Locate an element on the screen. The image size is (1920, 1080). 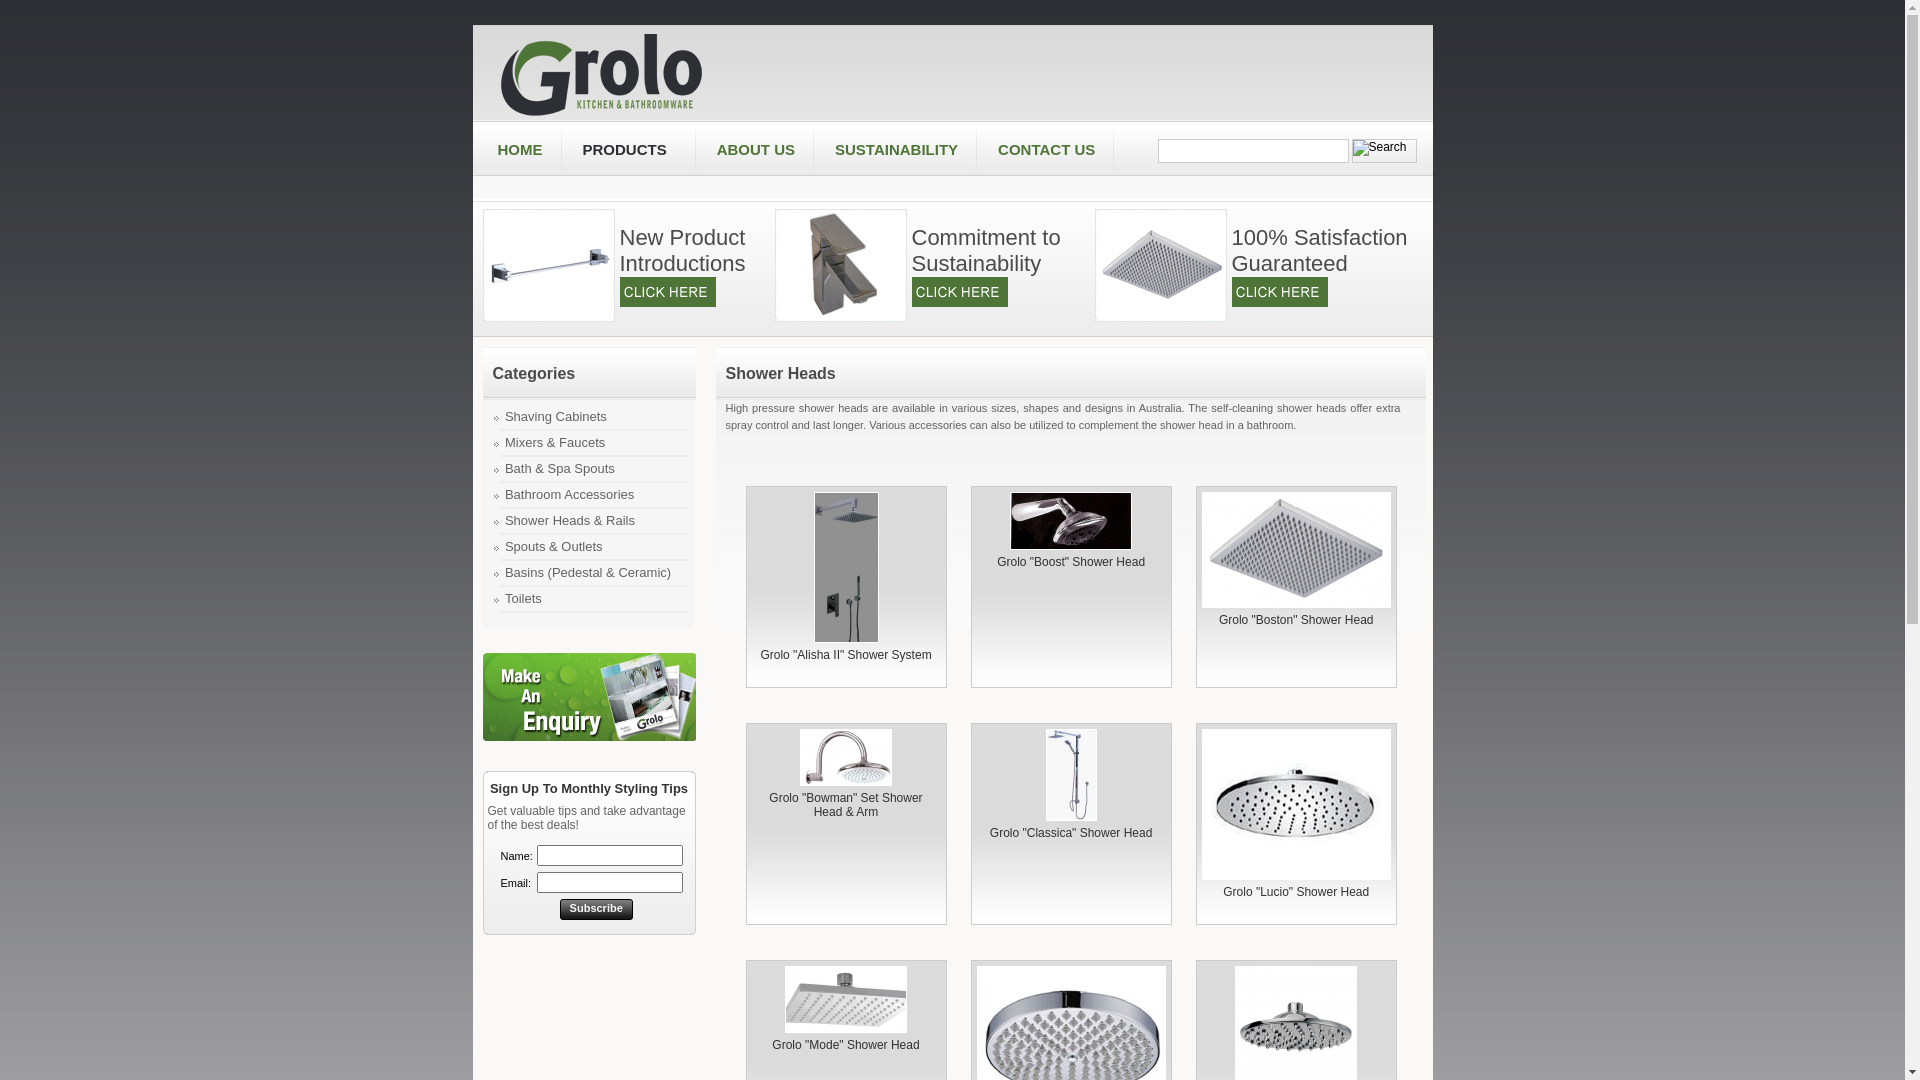
'SUSTAINABILITY' is located at coordinates (815, 149).